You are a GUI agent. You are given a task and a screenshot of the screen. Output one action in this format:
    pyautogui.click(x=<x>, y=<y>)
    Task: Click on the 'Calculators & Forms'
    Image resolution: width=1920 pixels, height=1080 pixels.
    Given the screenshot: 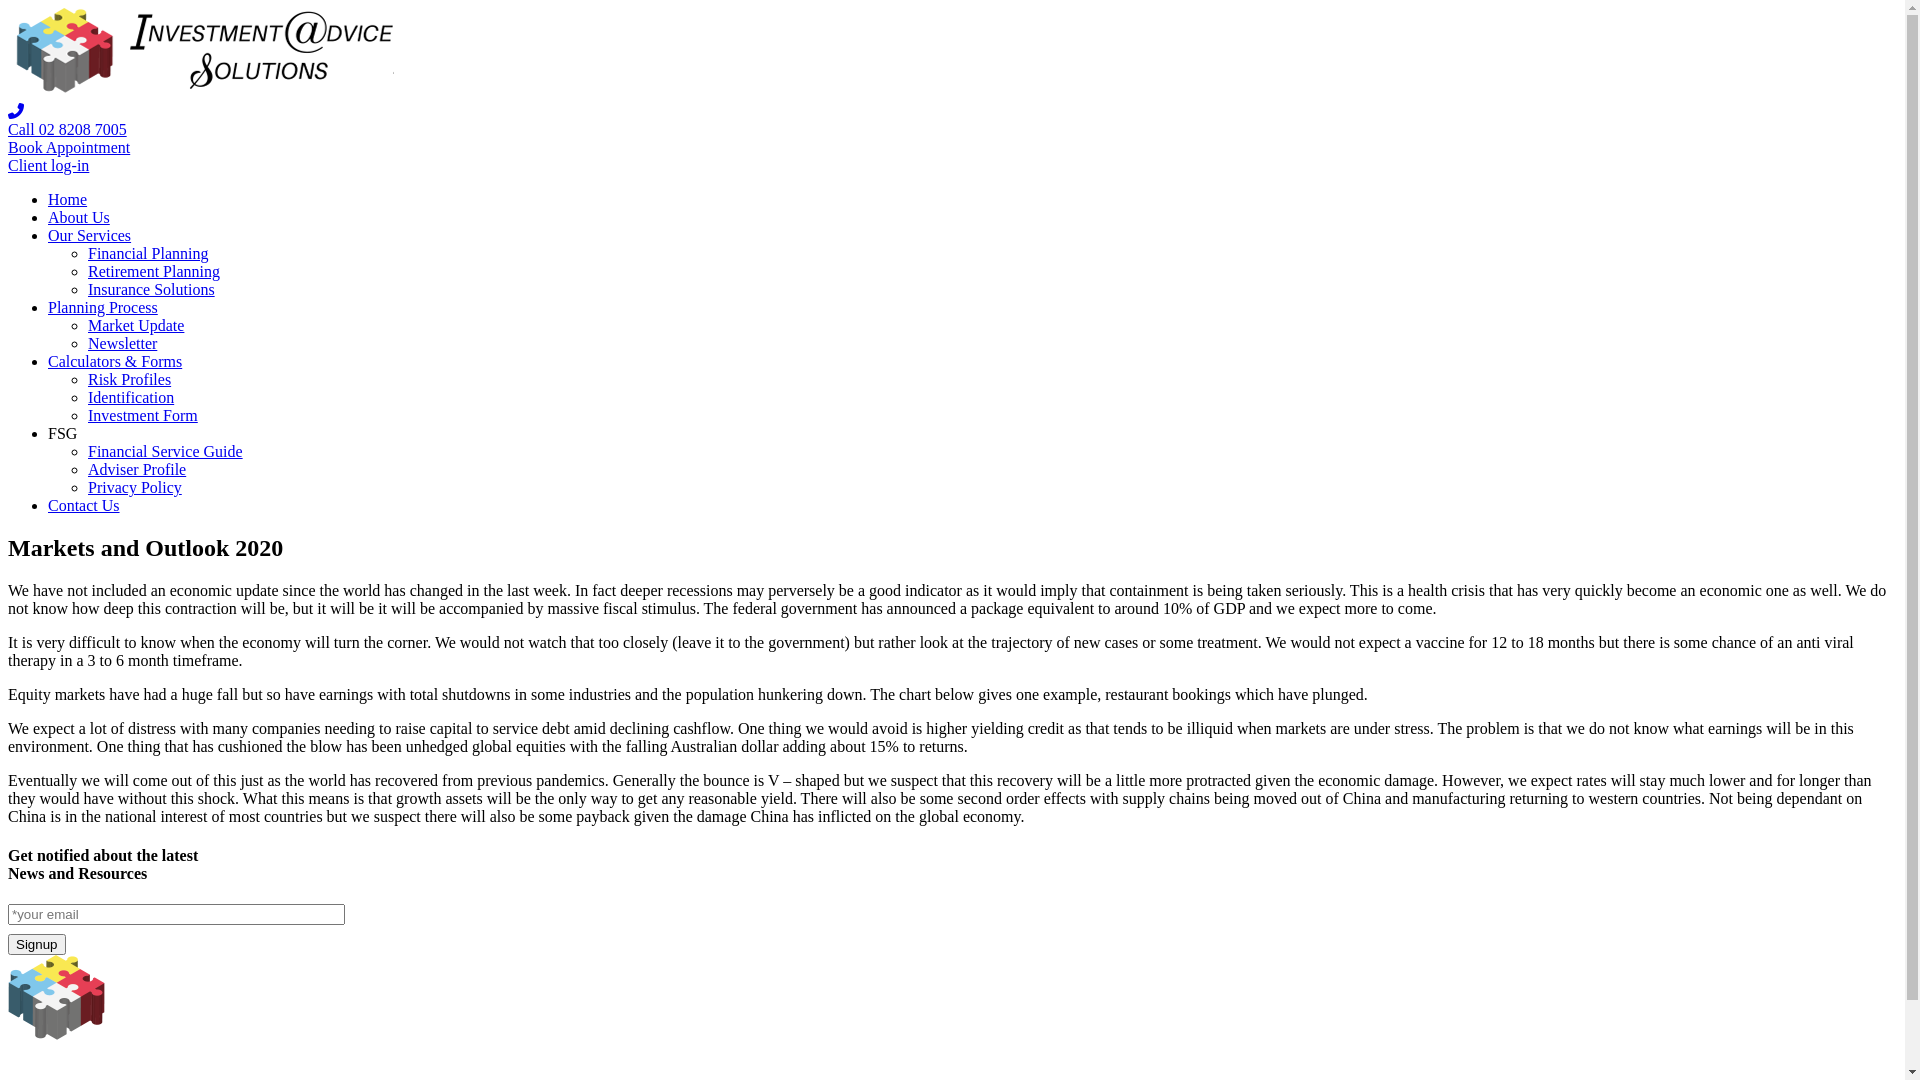 What is the action you would take?
    pyautogui.click(x=114, y=361)
    